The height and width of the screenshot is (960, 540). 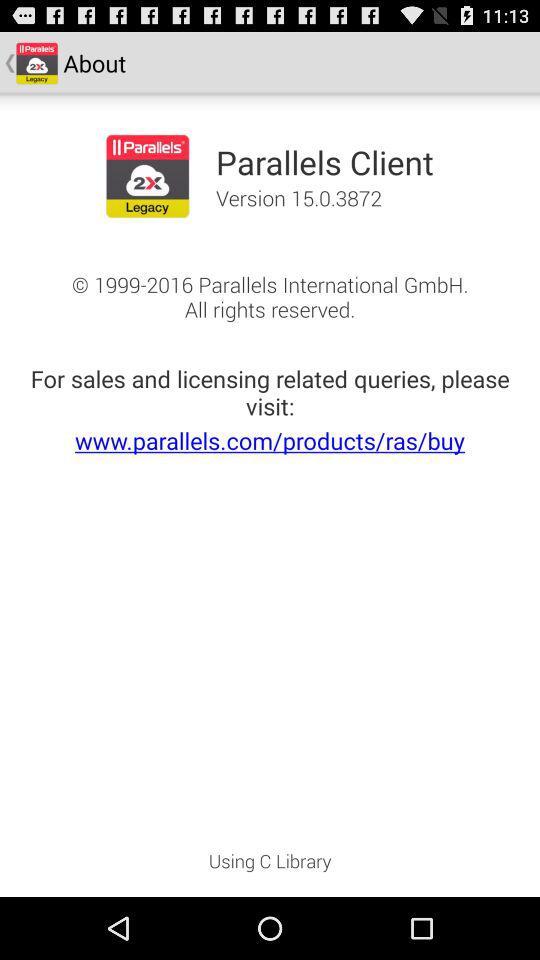 What do you see at coordinates (270, 866) in the screenshot?
I see `app at the bottom` at bounding box center [270, 866].